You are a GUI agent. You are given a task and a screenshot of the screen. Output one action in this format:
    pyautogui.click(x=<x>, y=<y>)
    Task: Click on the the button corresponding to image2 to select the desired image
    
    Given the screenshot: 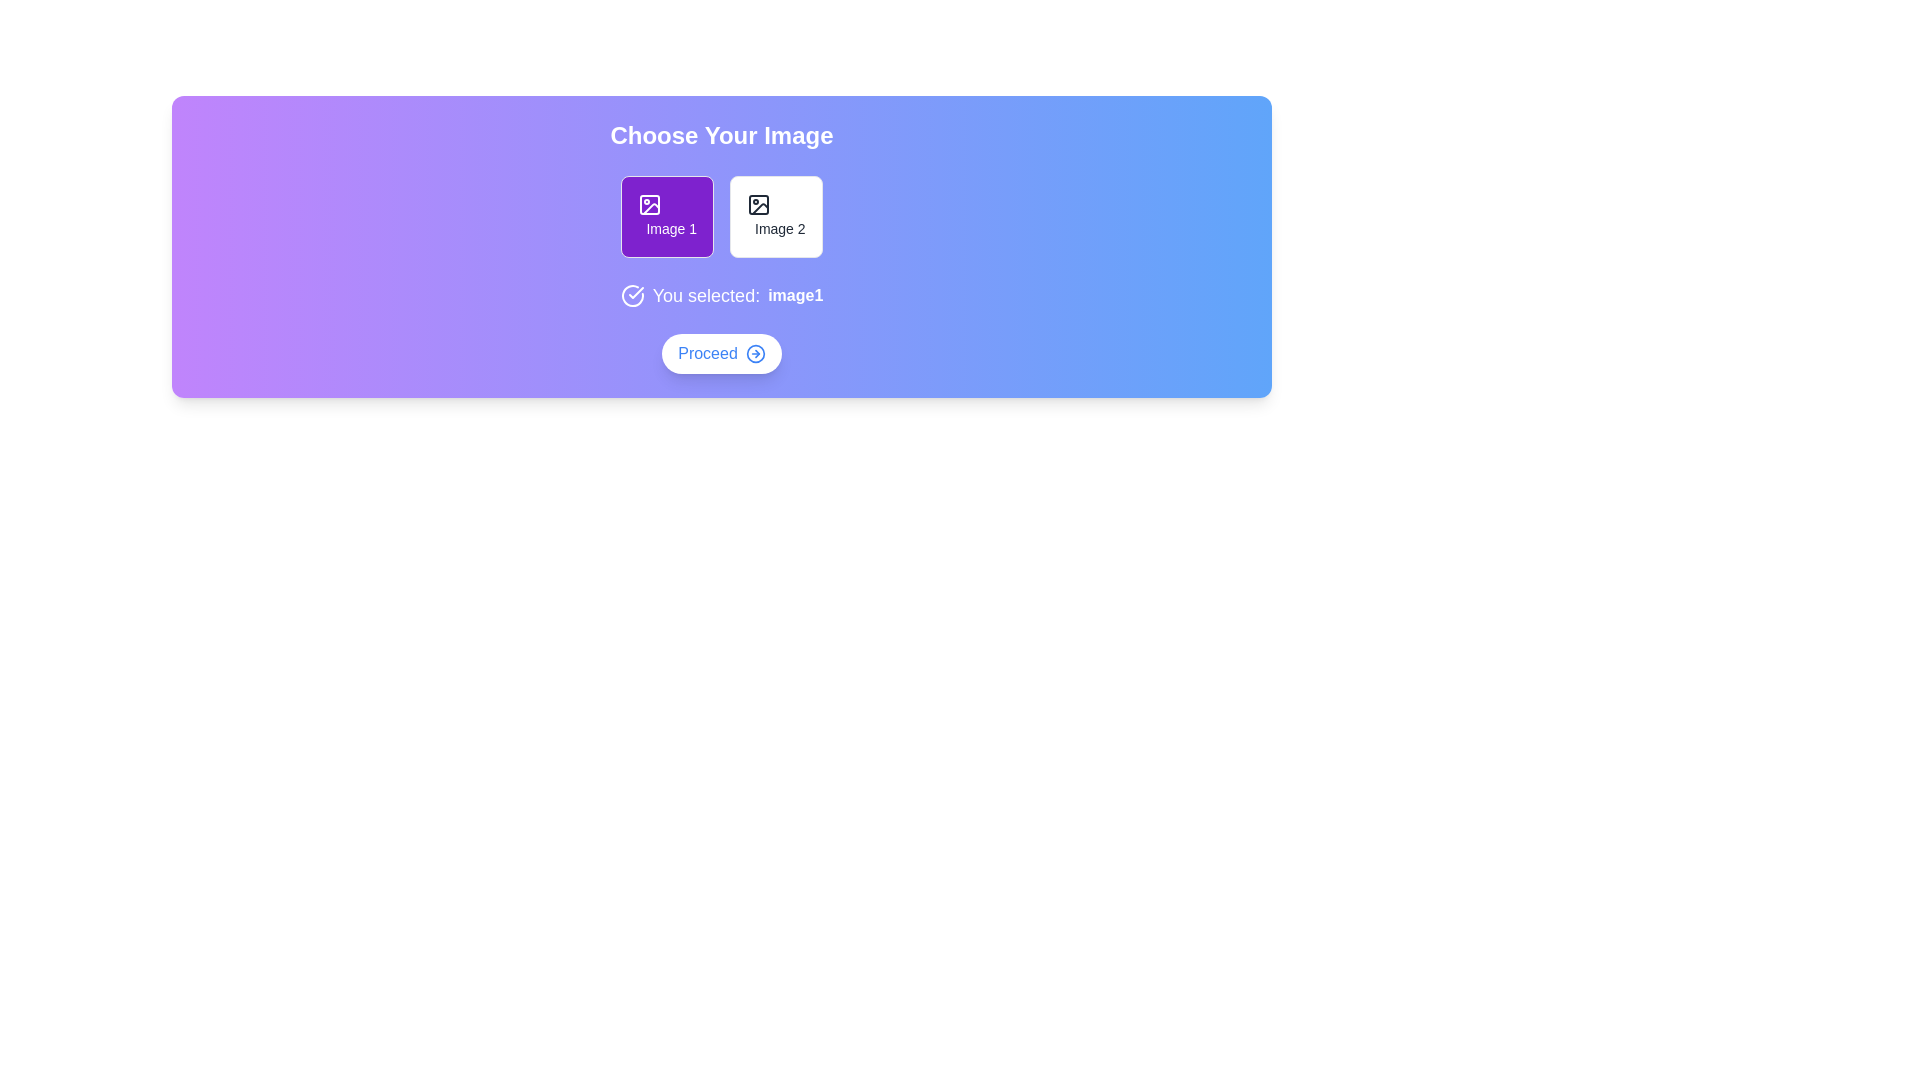 What is the action you would take?
    pyautogui.click(x=775, y=216)
    